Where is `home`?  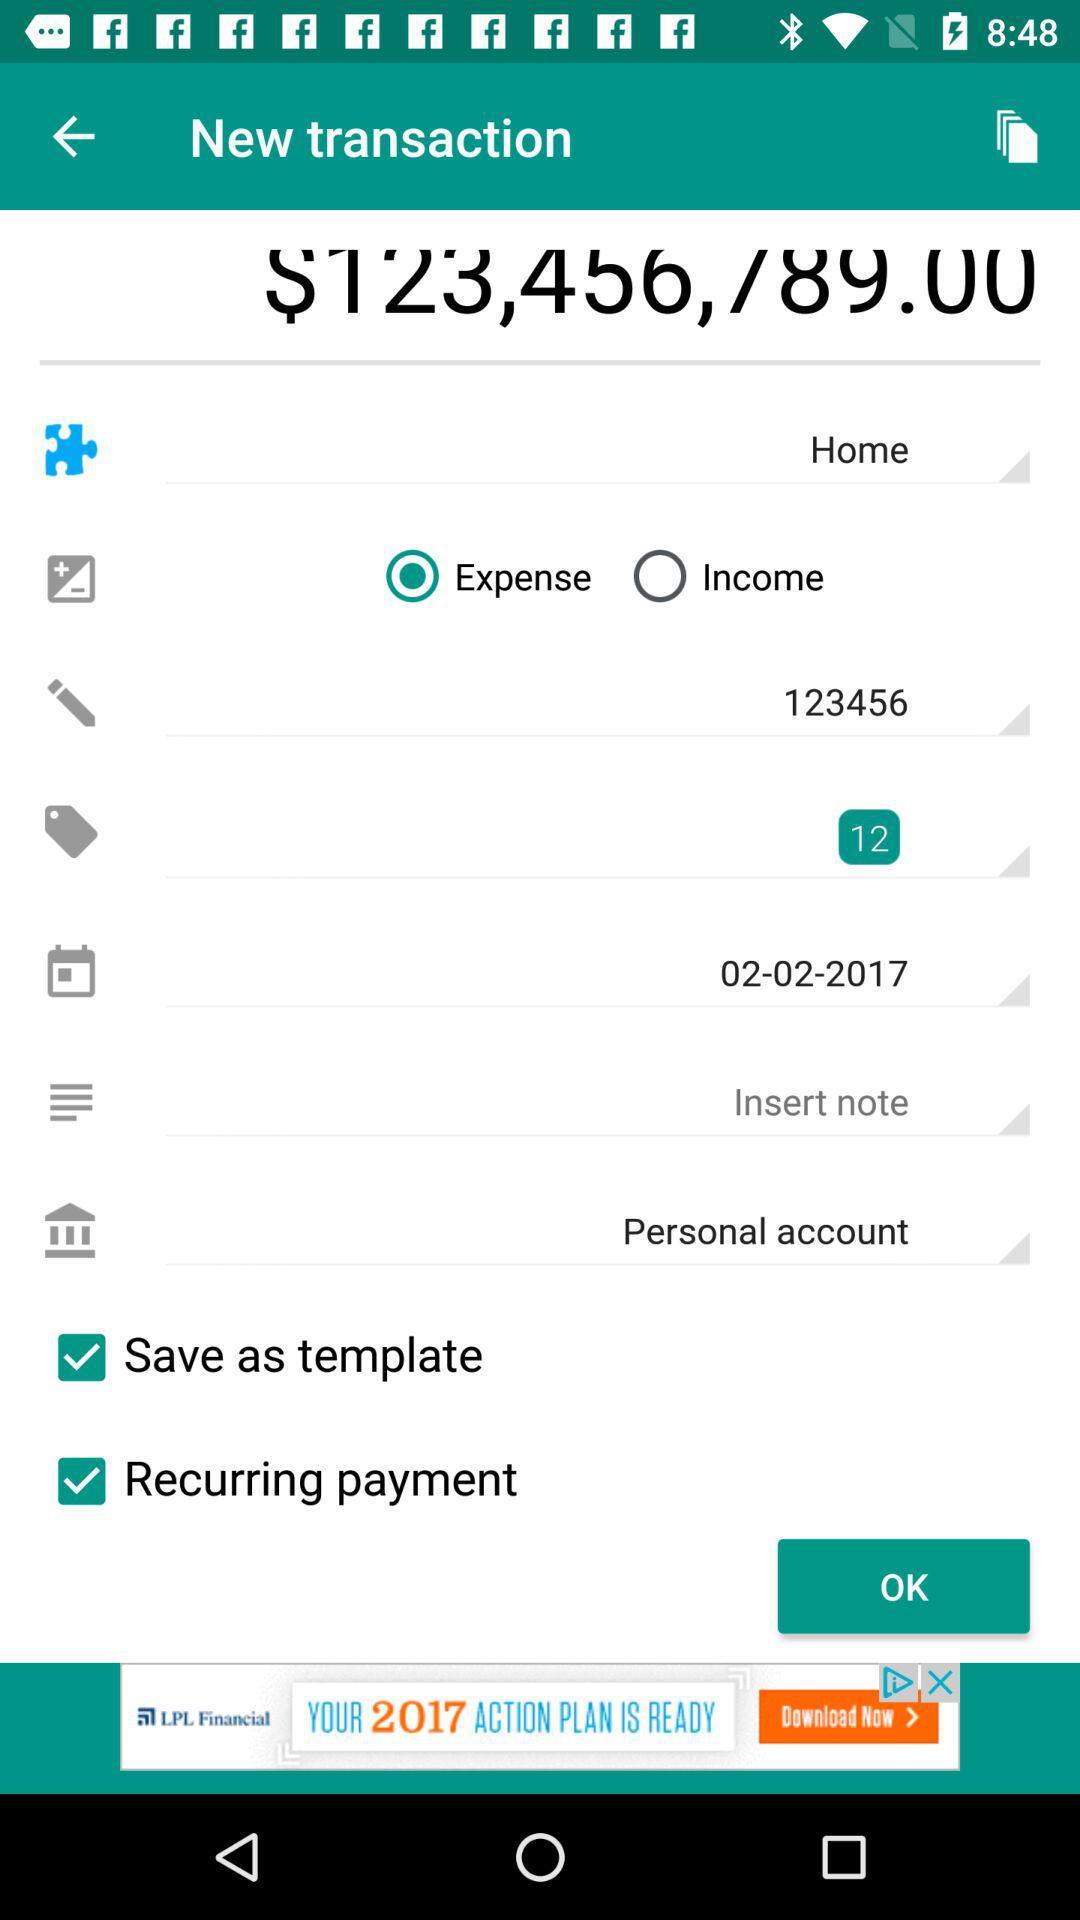
home is located at coordinates (70, 449).